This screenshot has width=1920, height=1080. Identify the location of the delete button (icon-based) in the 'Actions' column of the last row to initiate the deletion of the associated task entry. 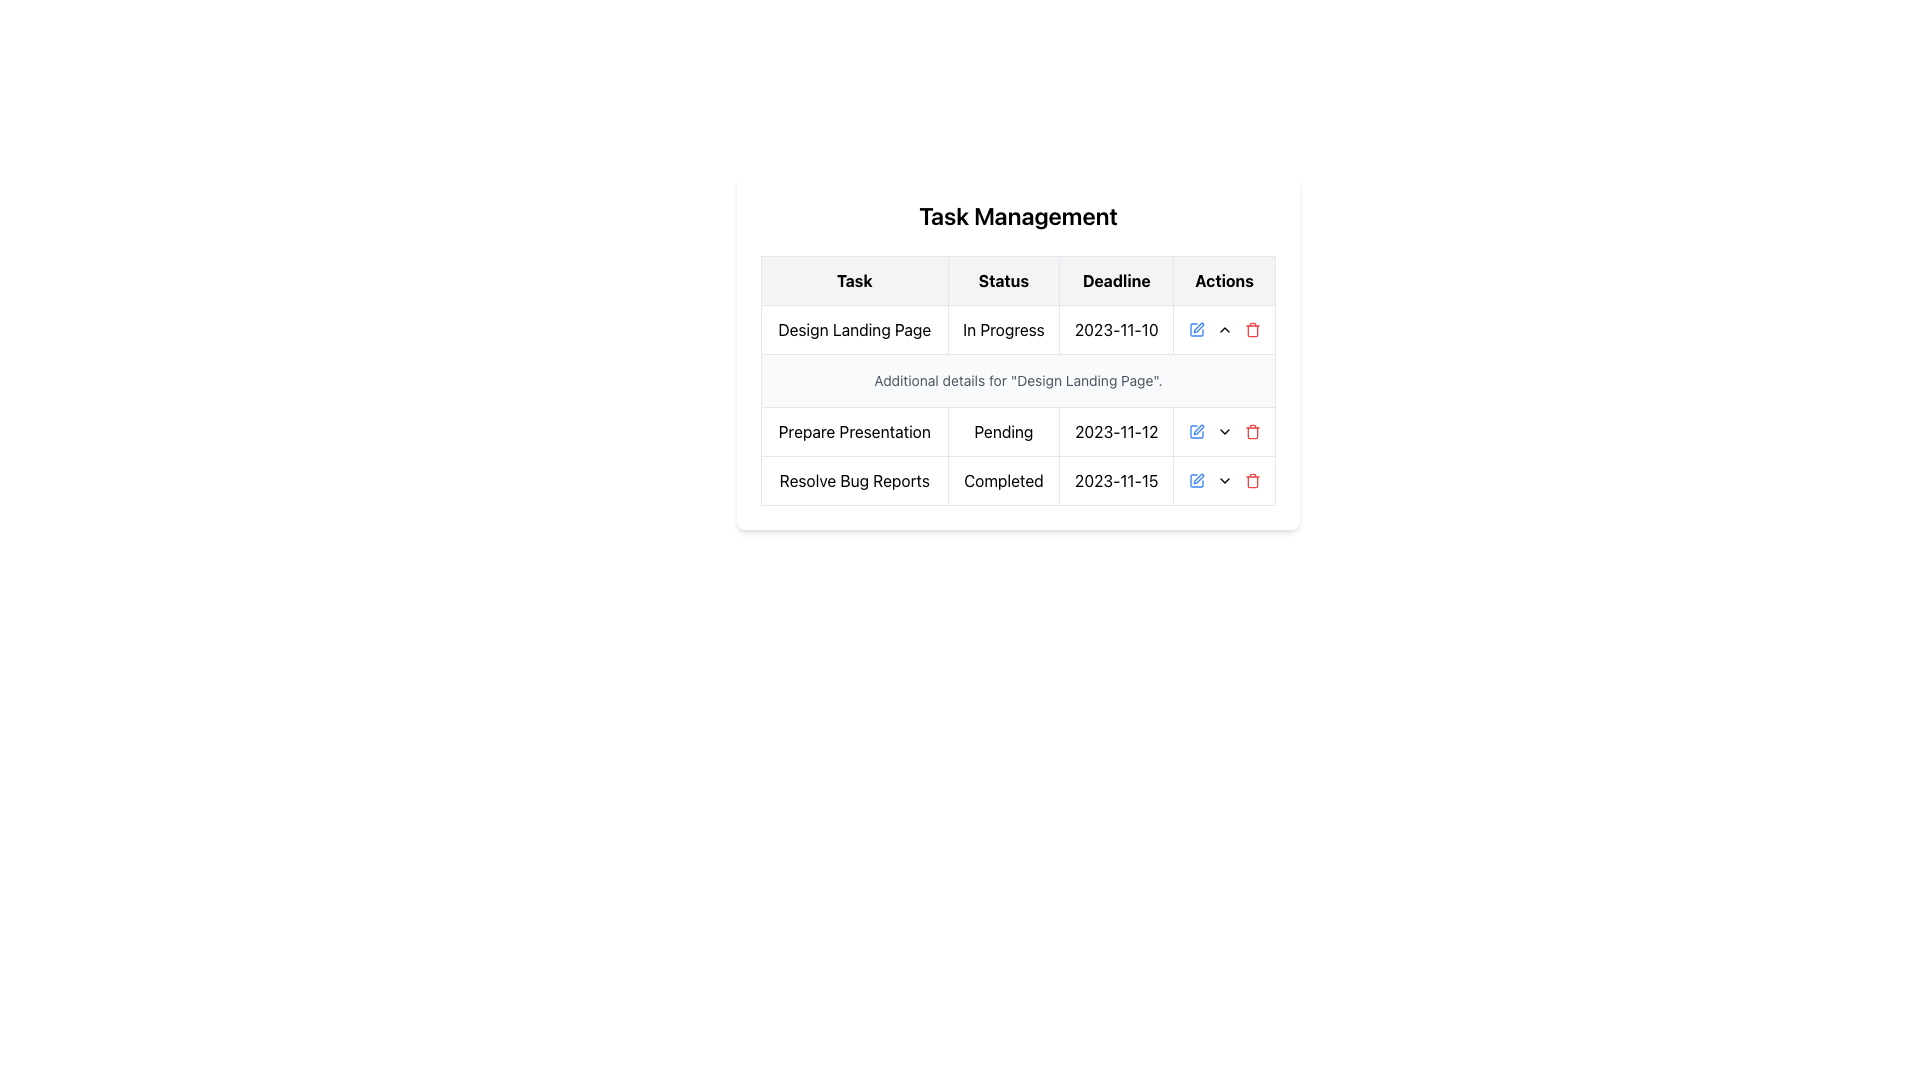
(1251, 481).